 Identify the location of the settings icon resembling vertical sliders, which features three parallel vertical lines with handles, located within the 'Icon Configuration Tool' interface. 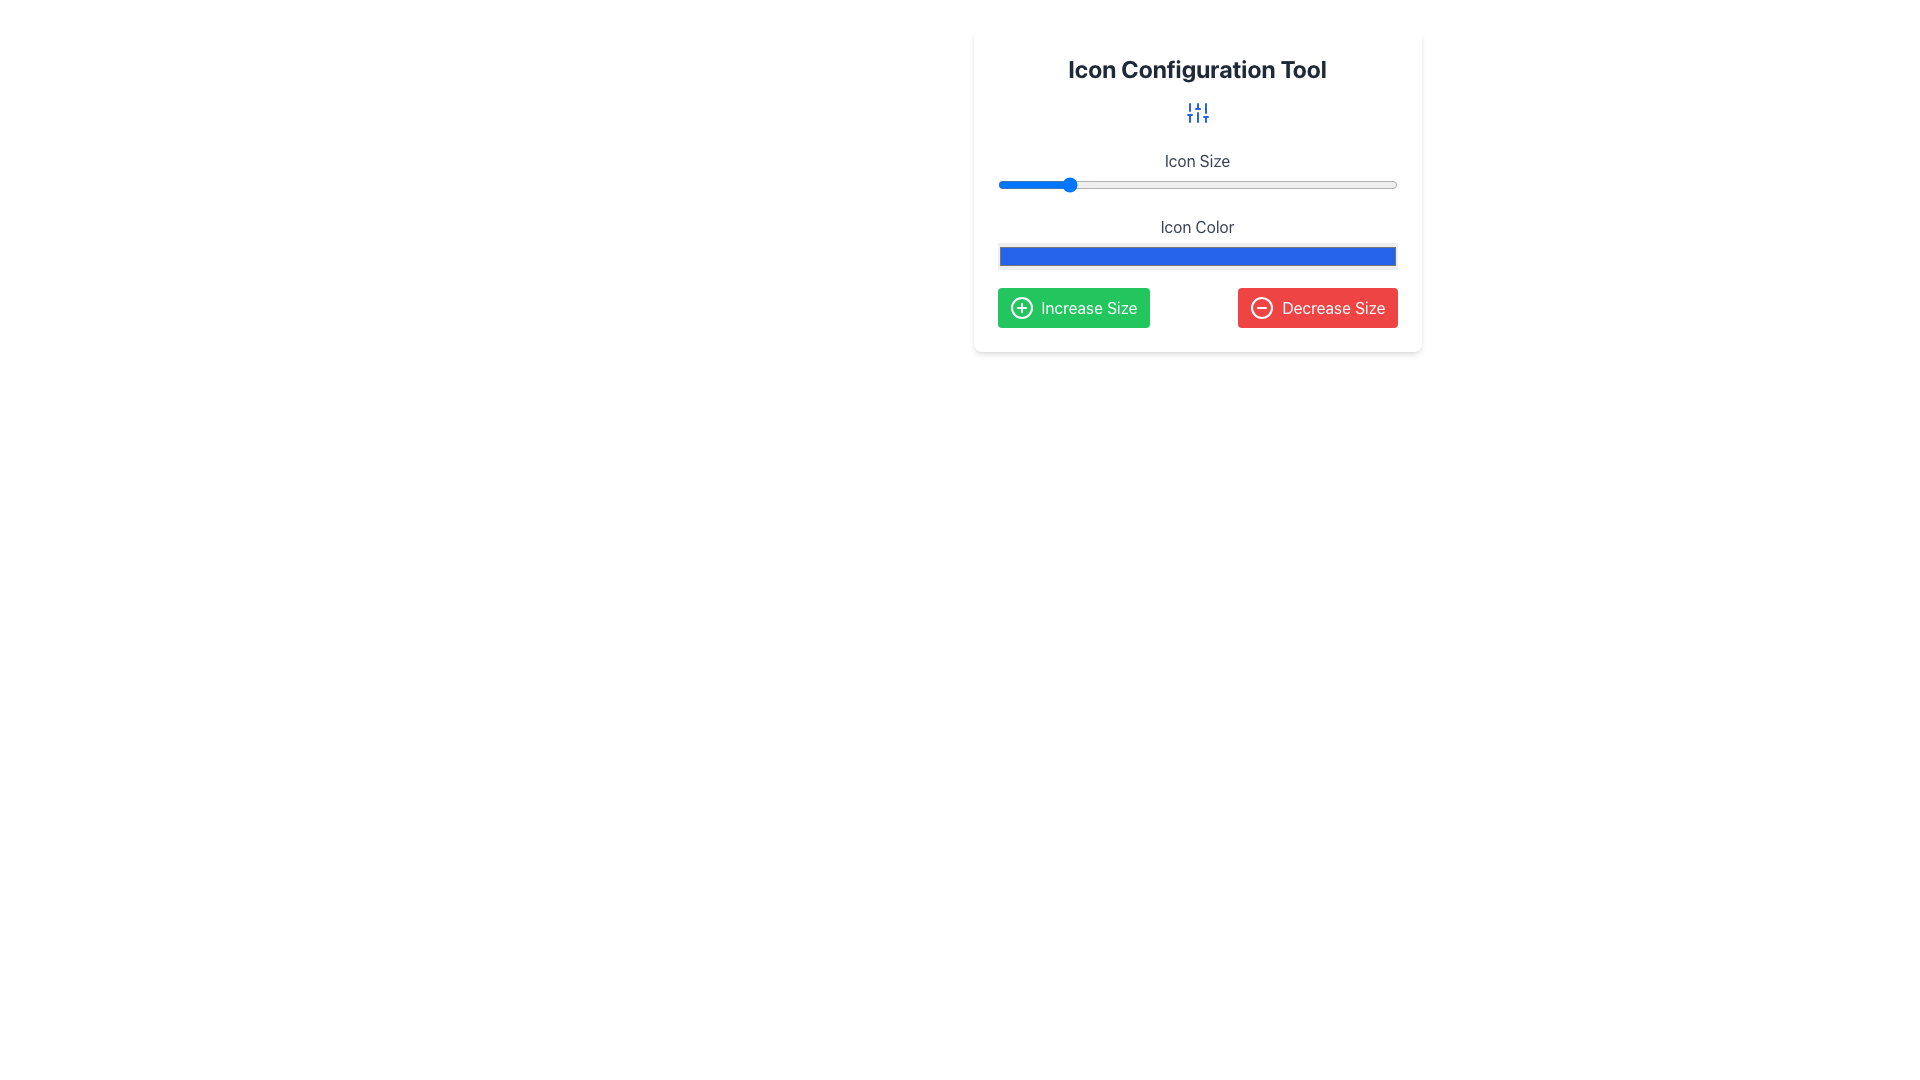
(1197, 112).